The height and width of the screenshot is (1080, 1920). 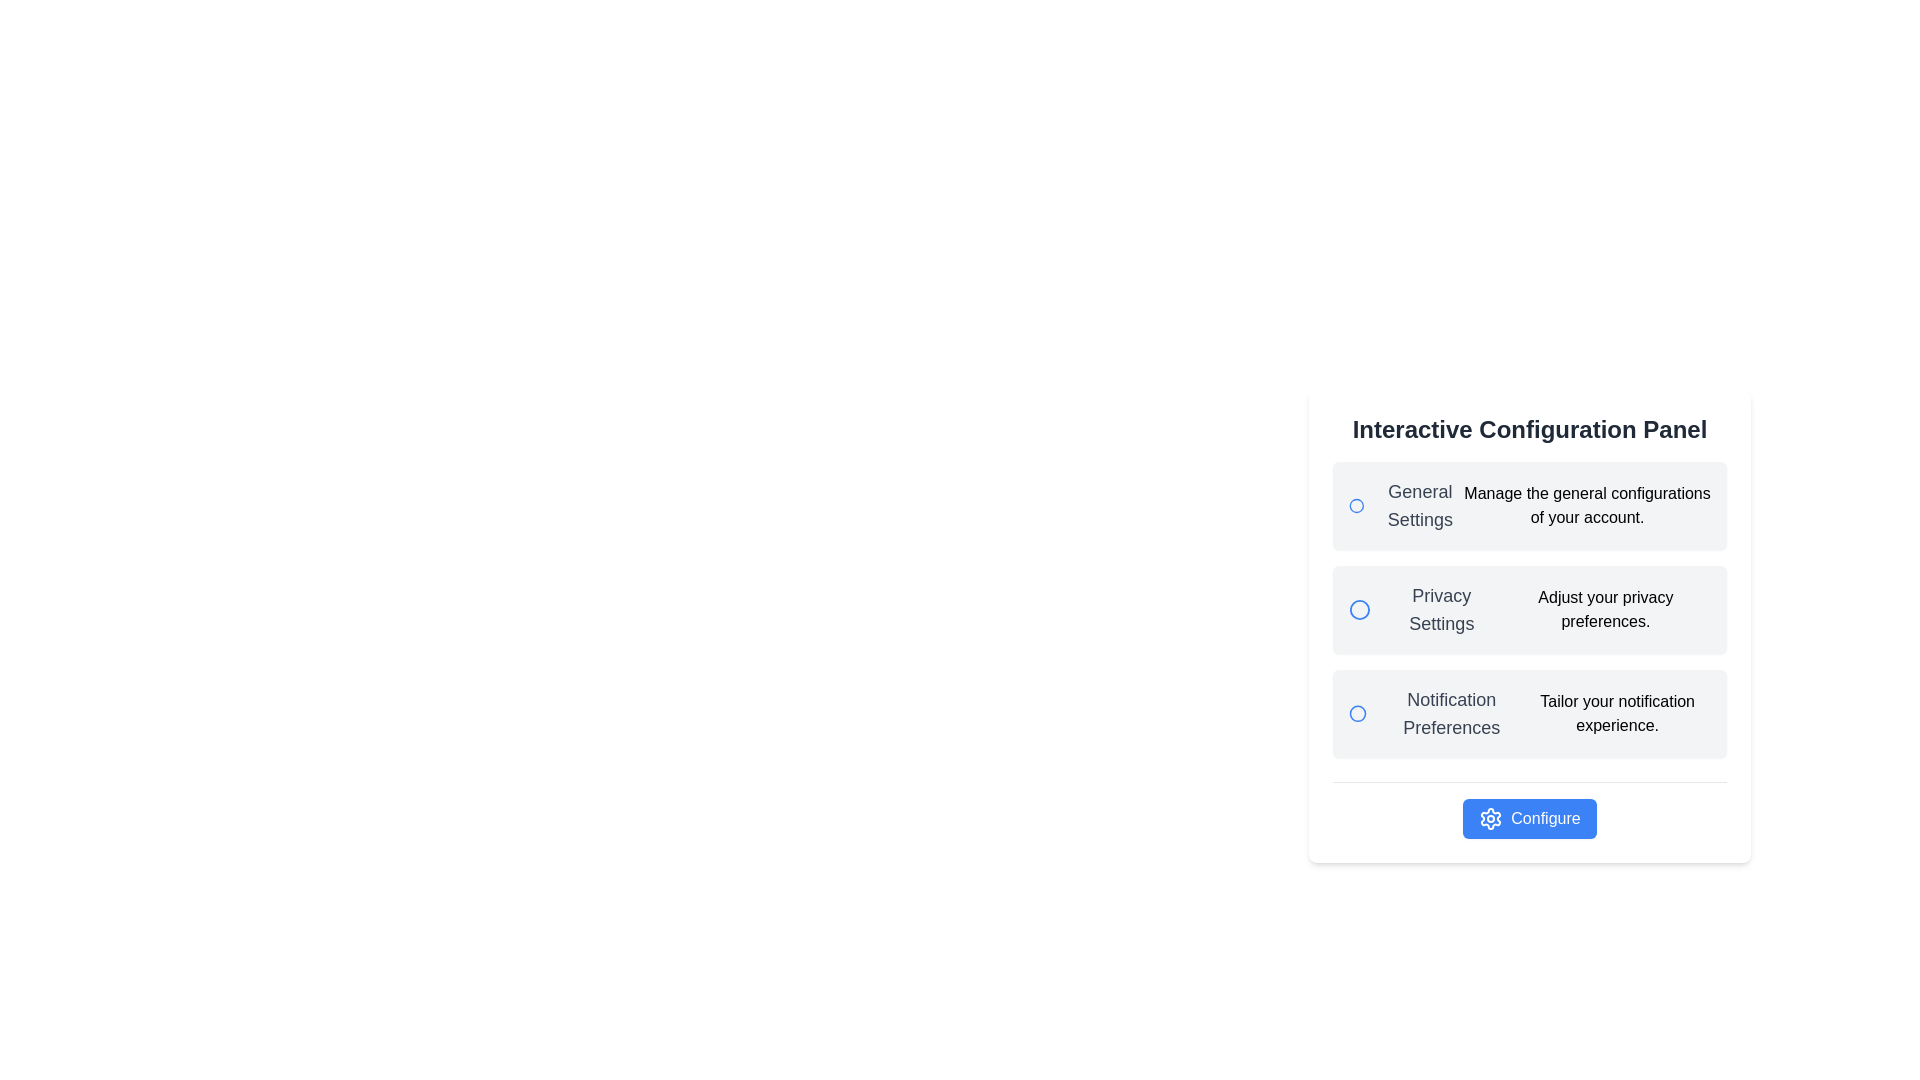 I want to click on the 'Privacy Settings' option in the Interactive Configuration Panel, which is the second option in a vertical list of three options, so click(x=1529, y=608).